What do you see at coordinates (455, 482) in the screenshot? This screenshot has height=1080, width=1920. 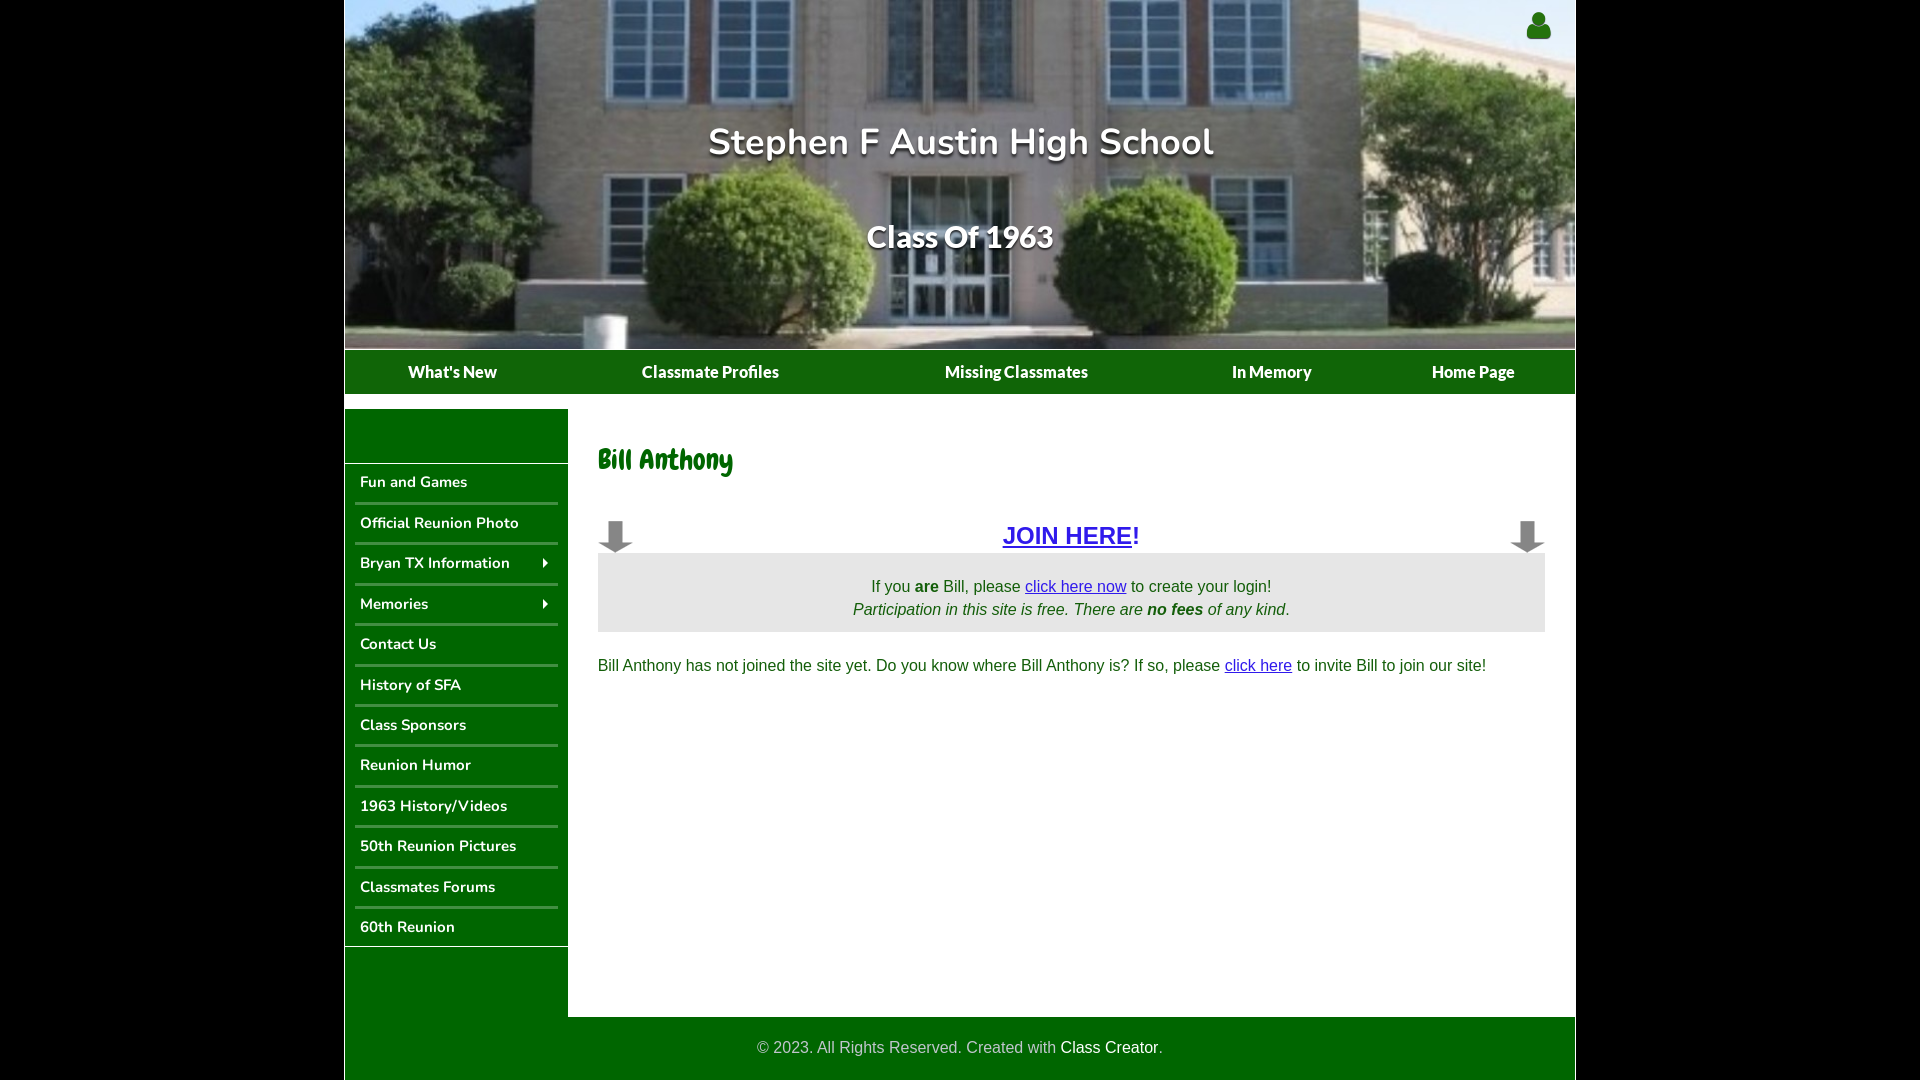 I see `'Fun and Games'` at bounding box center [455, 482].